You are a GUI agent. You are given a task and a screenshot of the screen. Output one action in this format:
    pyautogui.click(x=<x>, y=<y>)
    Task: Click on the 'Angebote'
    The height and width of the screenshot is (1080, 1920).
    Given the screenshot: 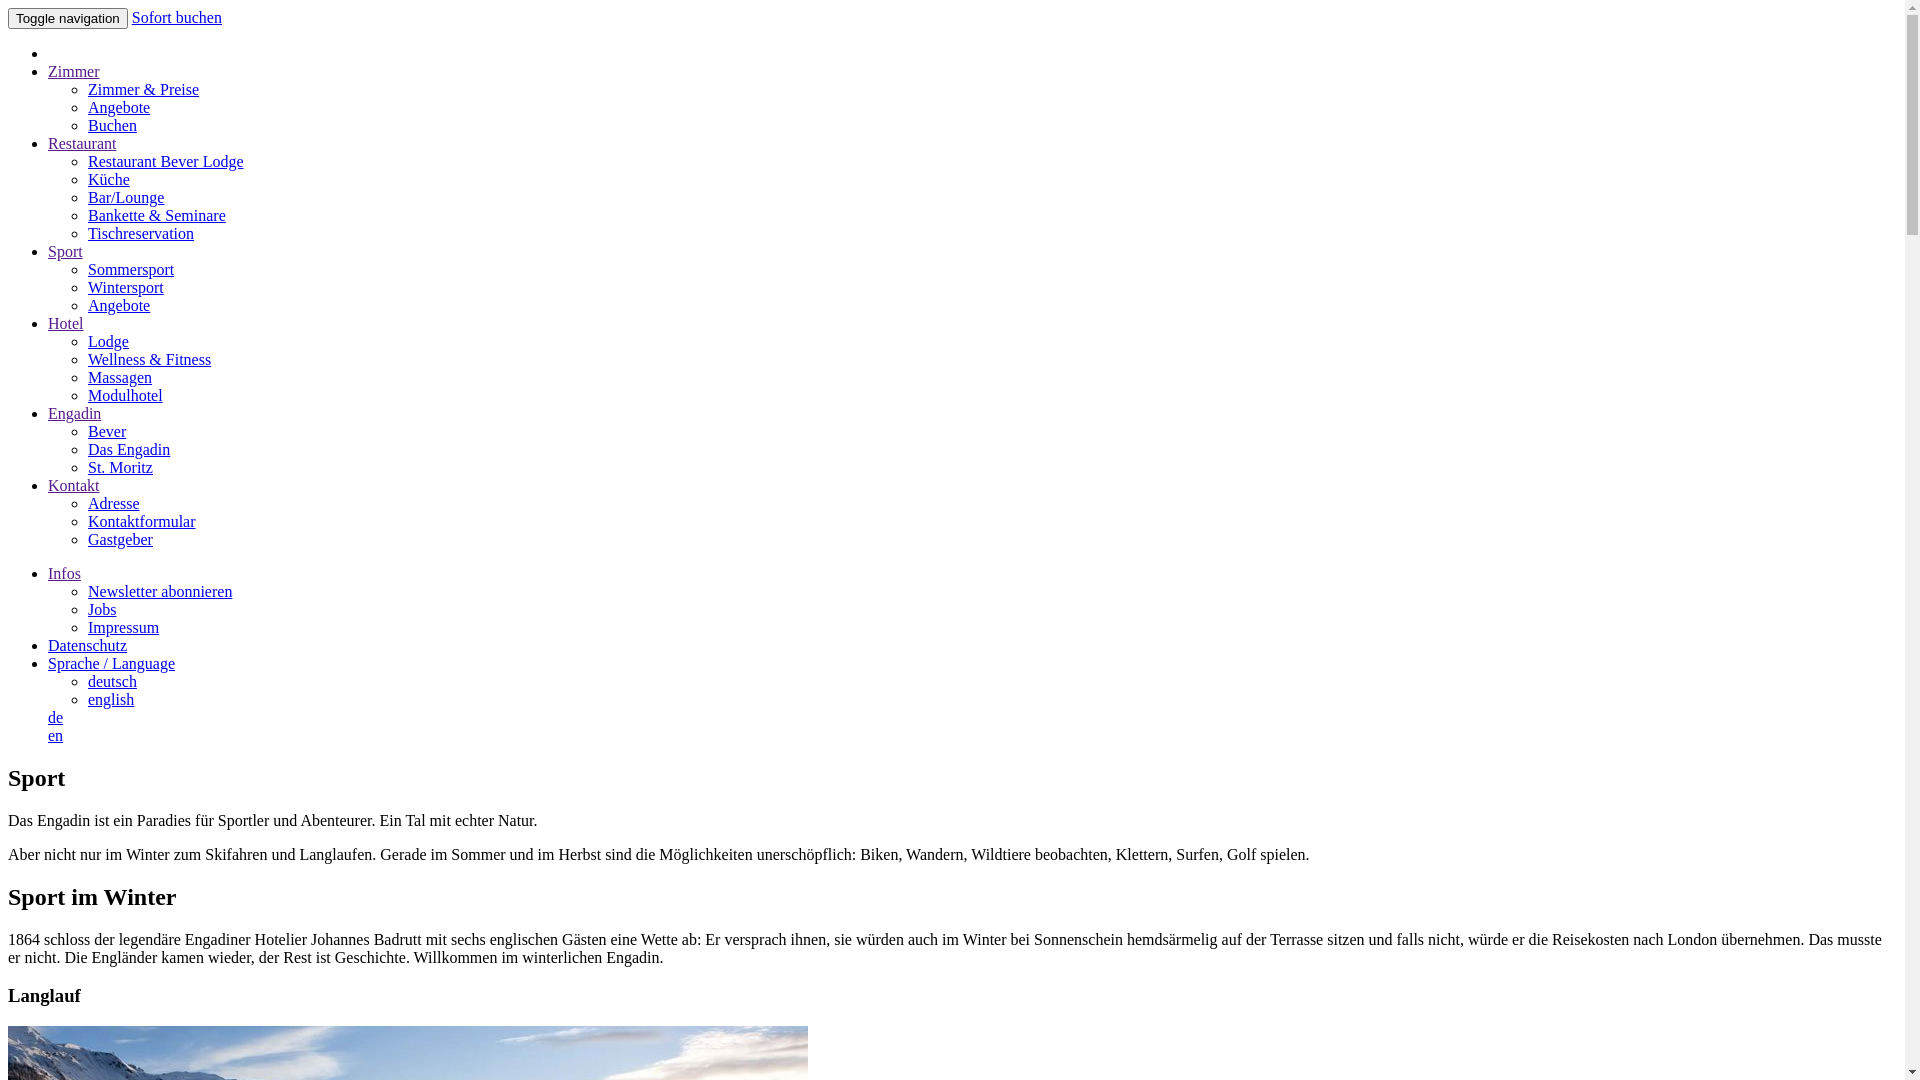 What is the action you would take?
    pyautogui.click(x=118, y=107)
    